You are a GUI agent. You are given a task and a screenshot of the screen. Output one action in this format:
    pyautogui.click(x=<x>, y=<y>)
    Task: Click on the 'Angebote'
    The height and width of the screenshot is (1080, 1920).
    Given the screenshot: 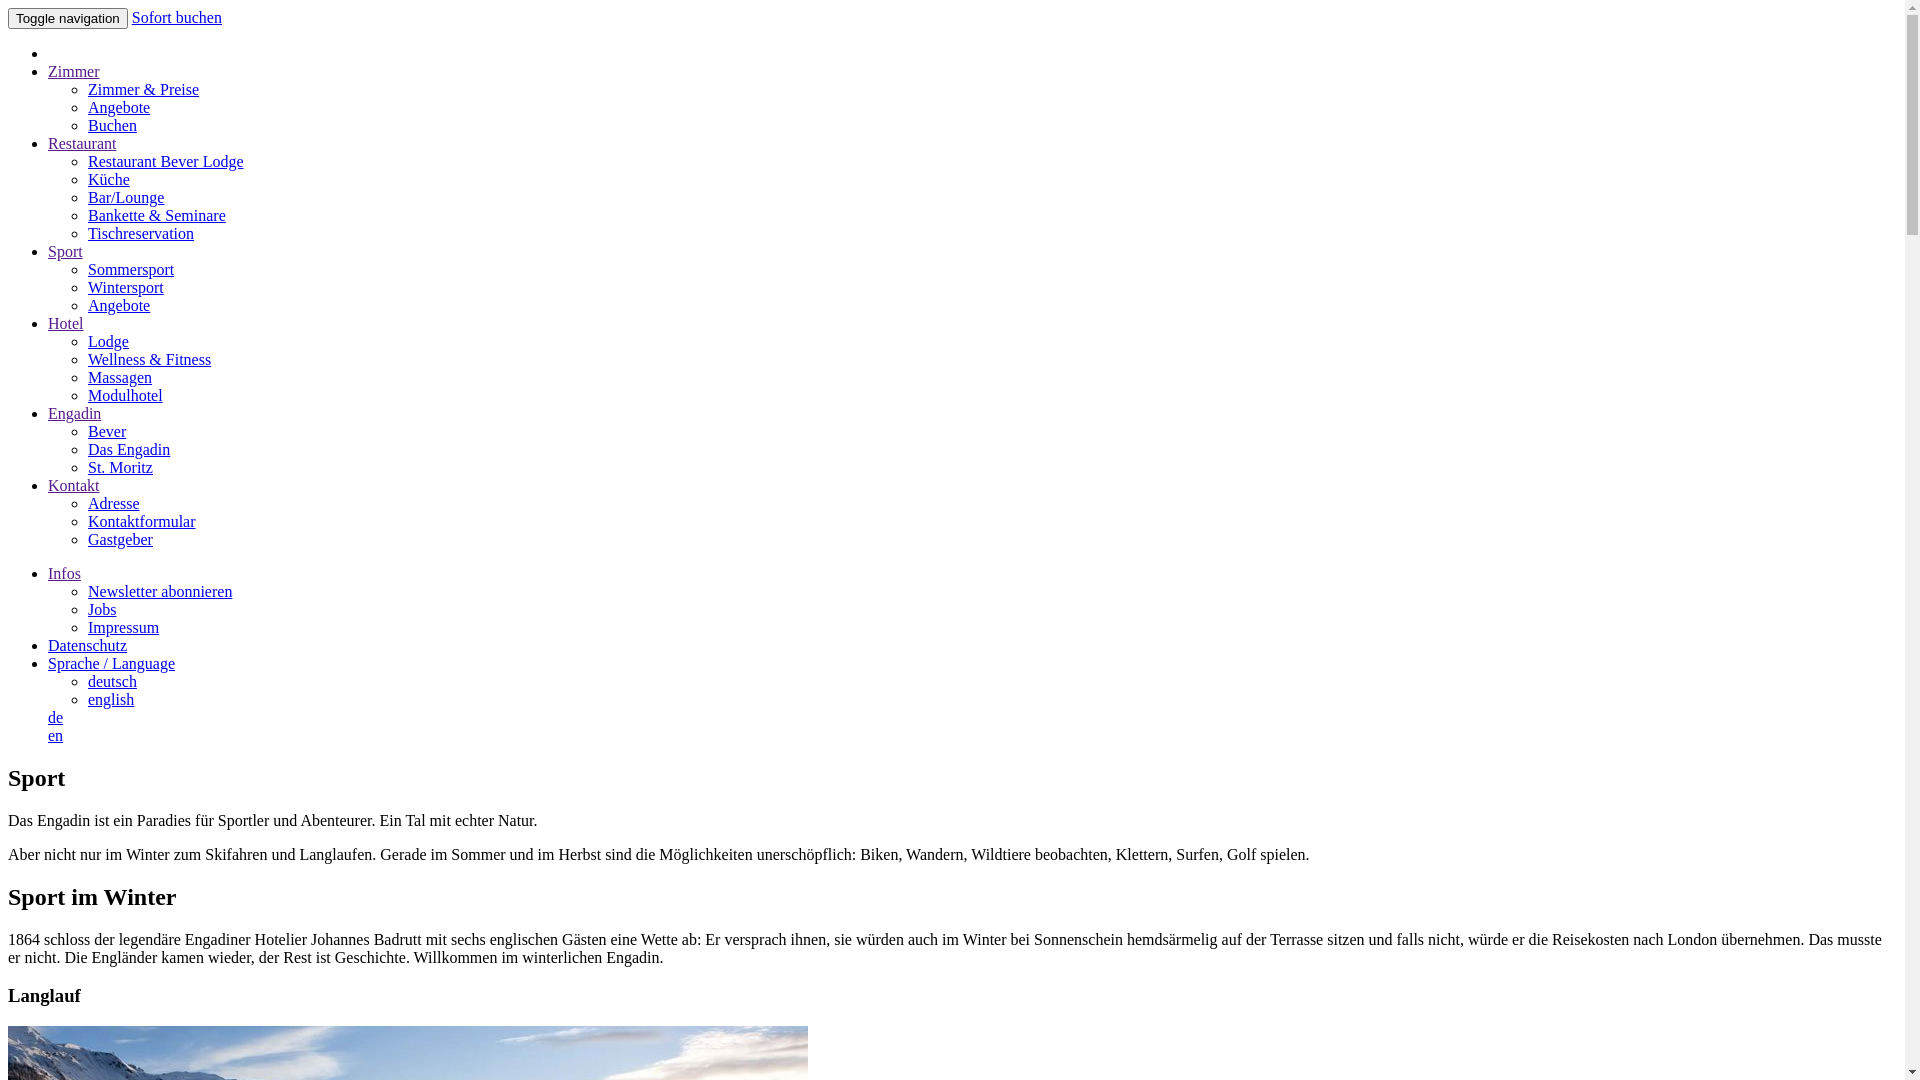 What is the action you would take?
    pyautogui.click(x=118, y=107)
    